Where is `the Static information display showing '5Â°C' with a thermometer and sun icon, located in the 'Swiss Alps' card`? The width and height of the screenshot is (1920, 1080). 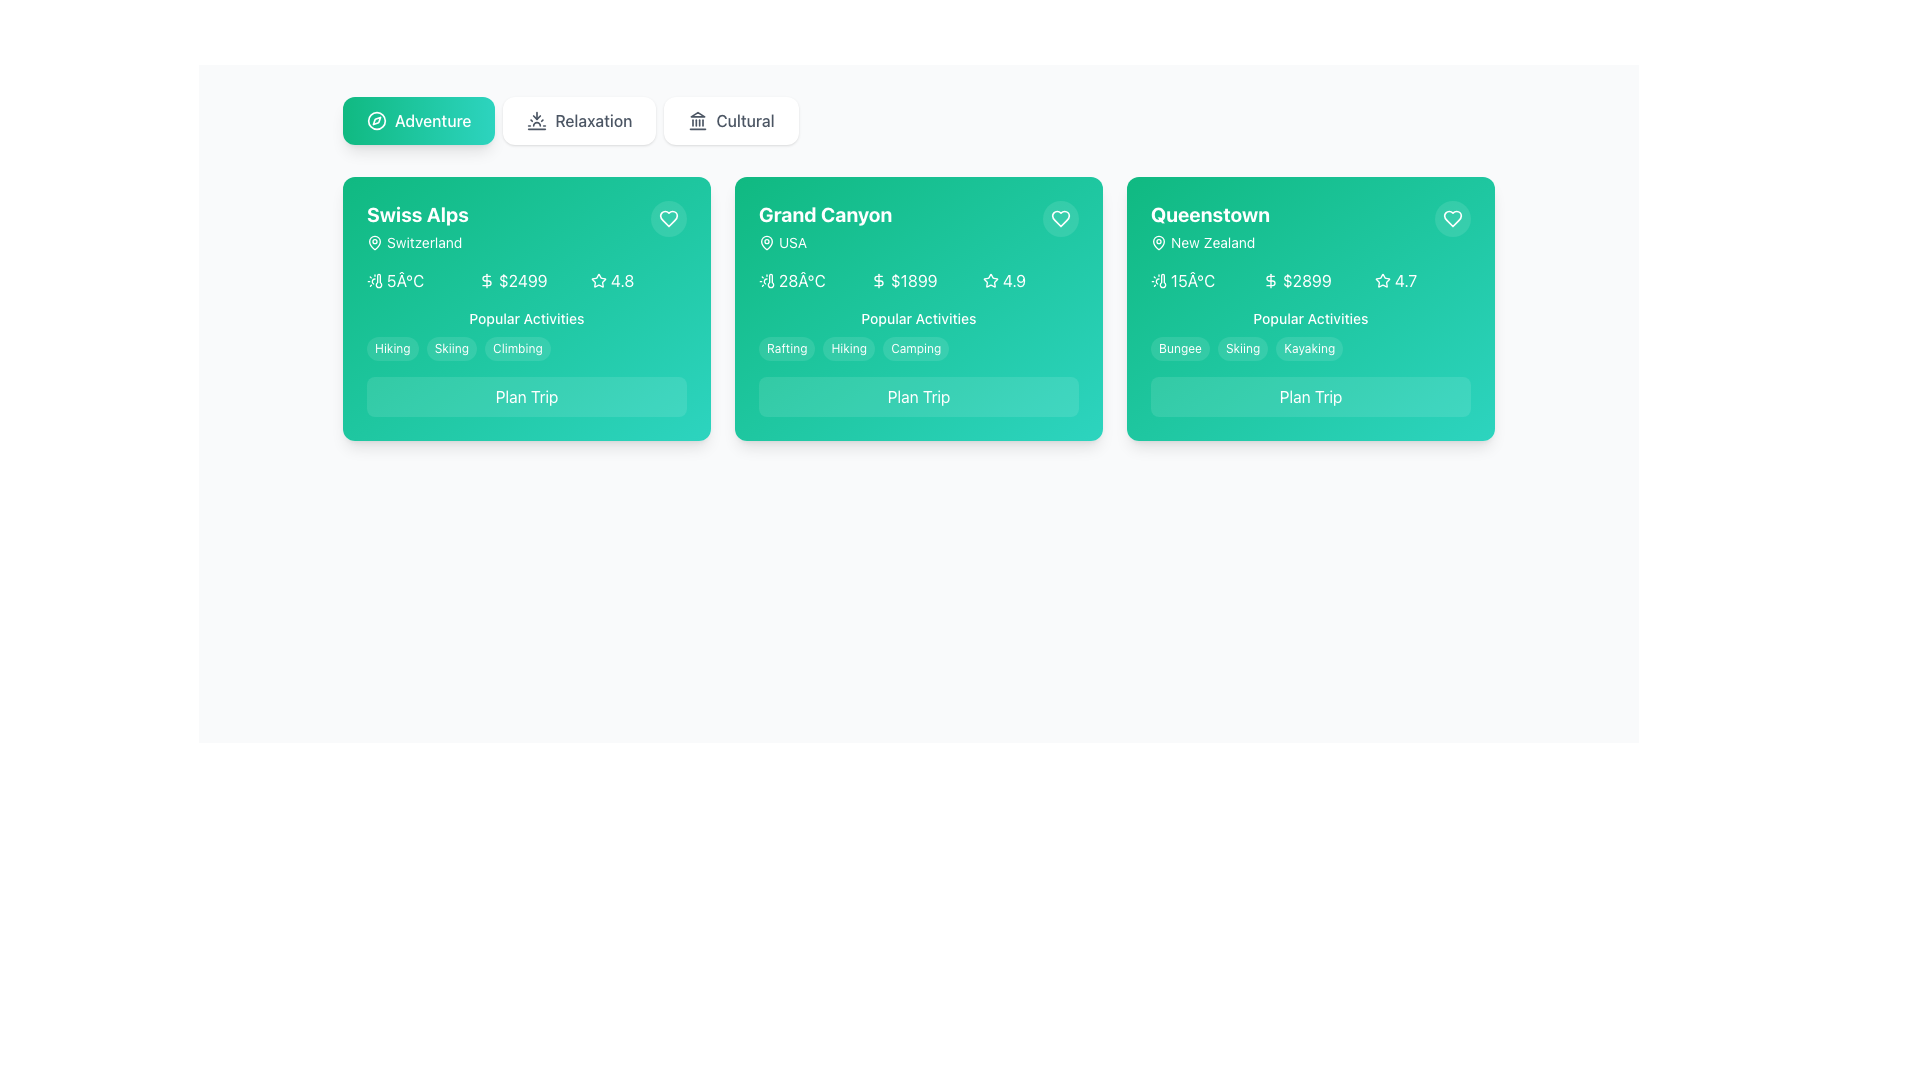
the Static information display showing '5Â°C' with a thermometer and sun icon, located in the 'Swiss Alps' card is located at coordinates (413, 281).